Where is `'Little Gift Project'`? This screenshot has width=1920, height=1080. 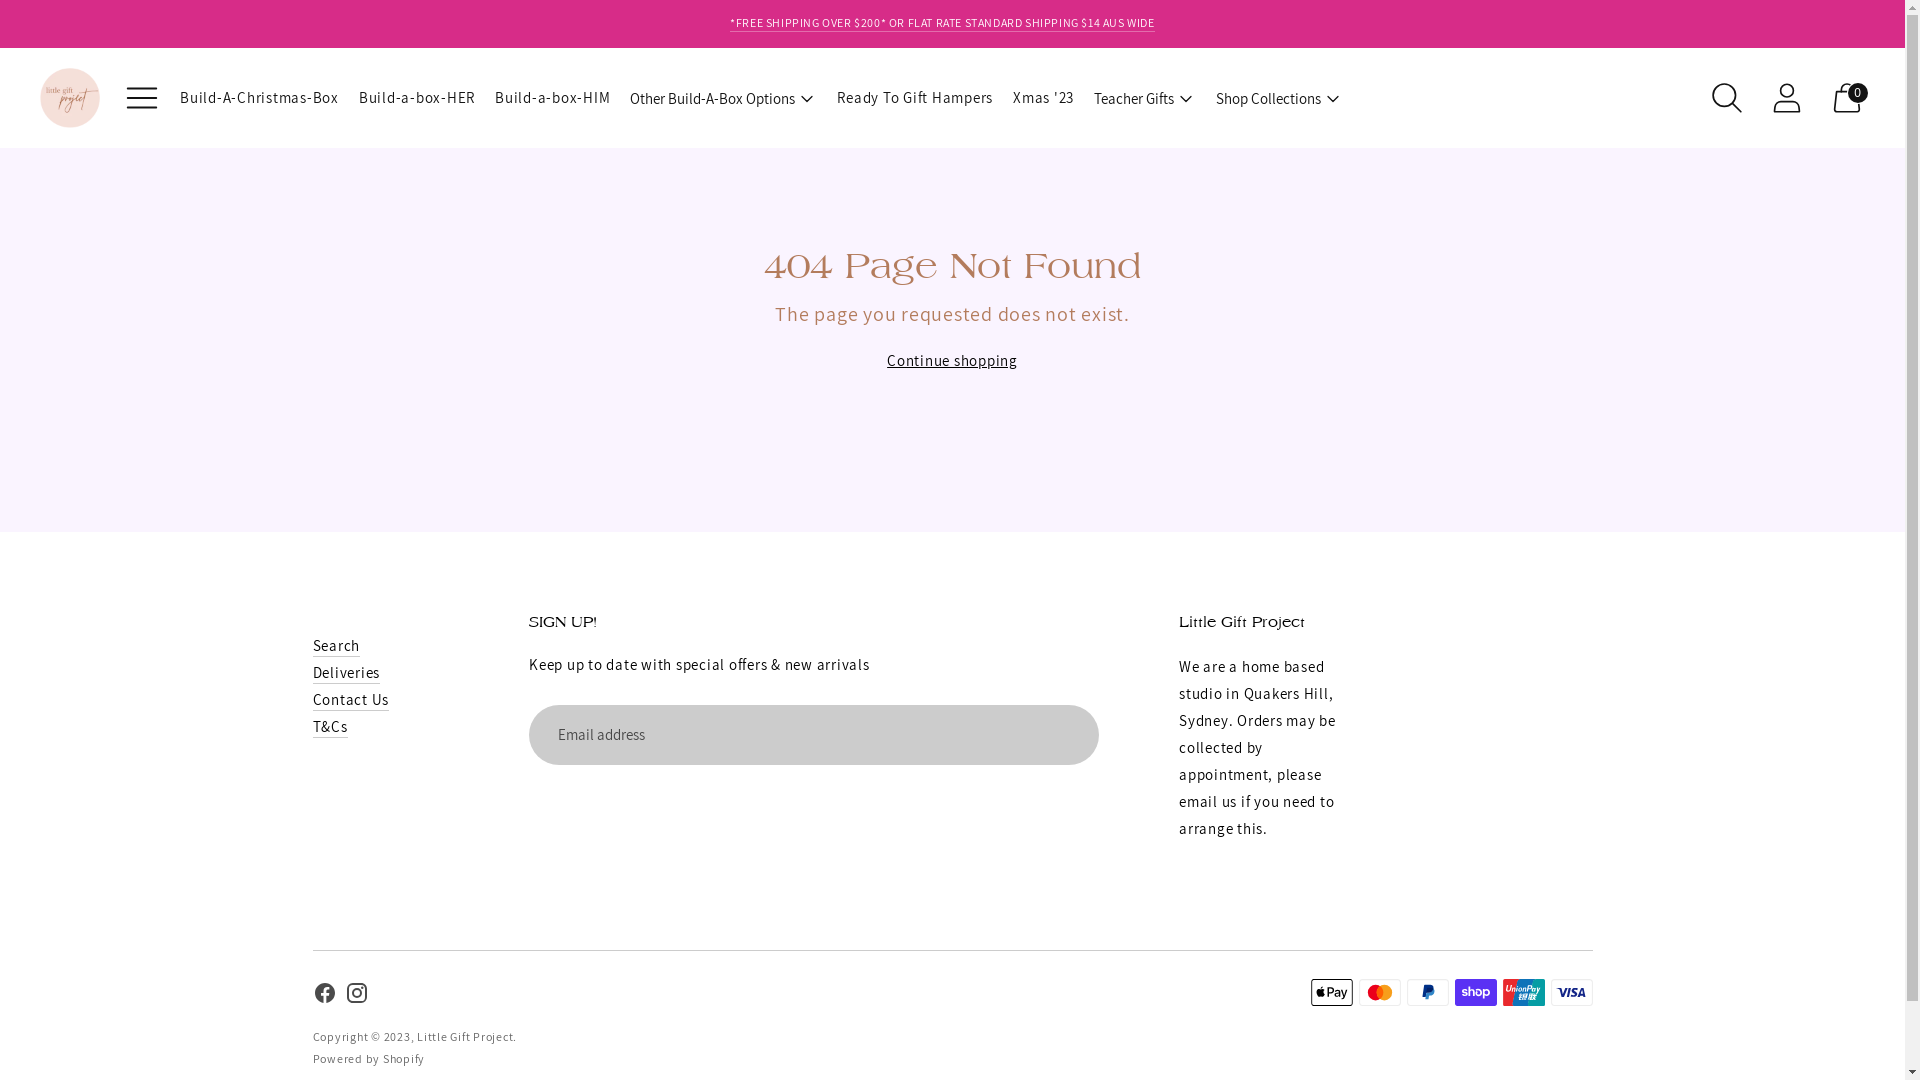
'Little Gift Project' is located at coordinates (416, 1035).